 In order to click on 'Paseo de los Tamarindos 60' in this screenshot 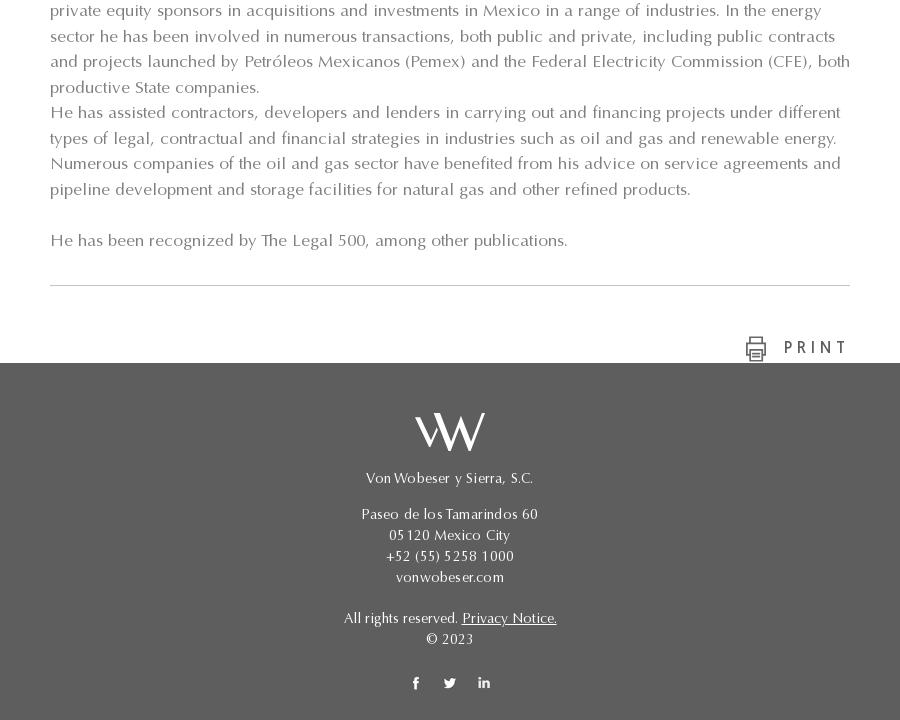, I will do `click(449, 515)`.